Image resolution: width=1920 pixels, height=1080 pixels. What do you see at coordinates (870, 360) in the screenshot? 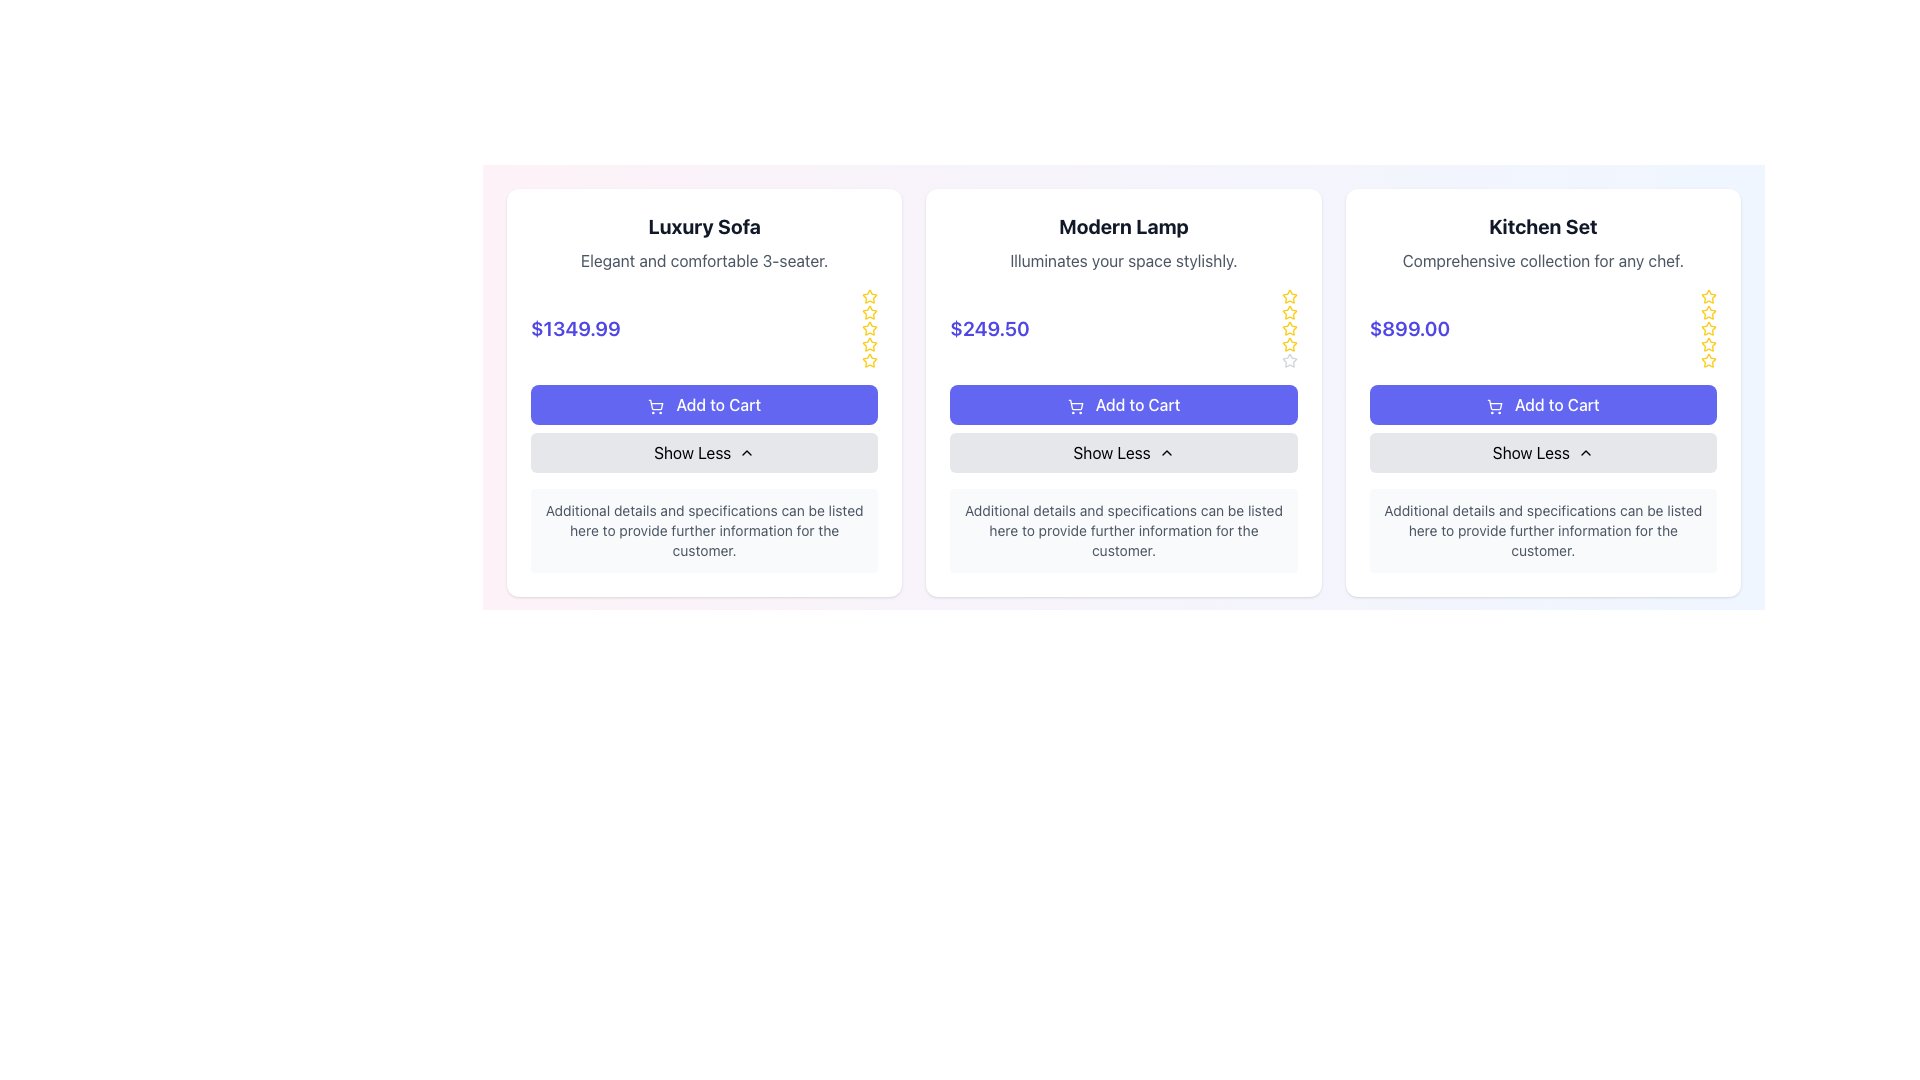
I see `the fifth star icon in the rating group for the 'Luxury Sofa' card, which is a yellow star indicating rating` at bounding box center [870, 360].